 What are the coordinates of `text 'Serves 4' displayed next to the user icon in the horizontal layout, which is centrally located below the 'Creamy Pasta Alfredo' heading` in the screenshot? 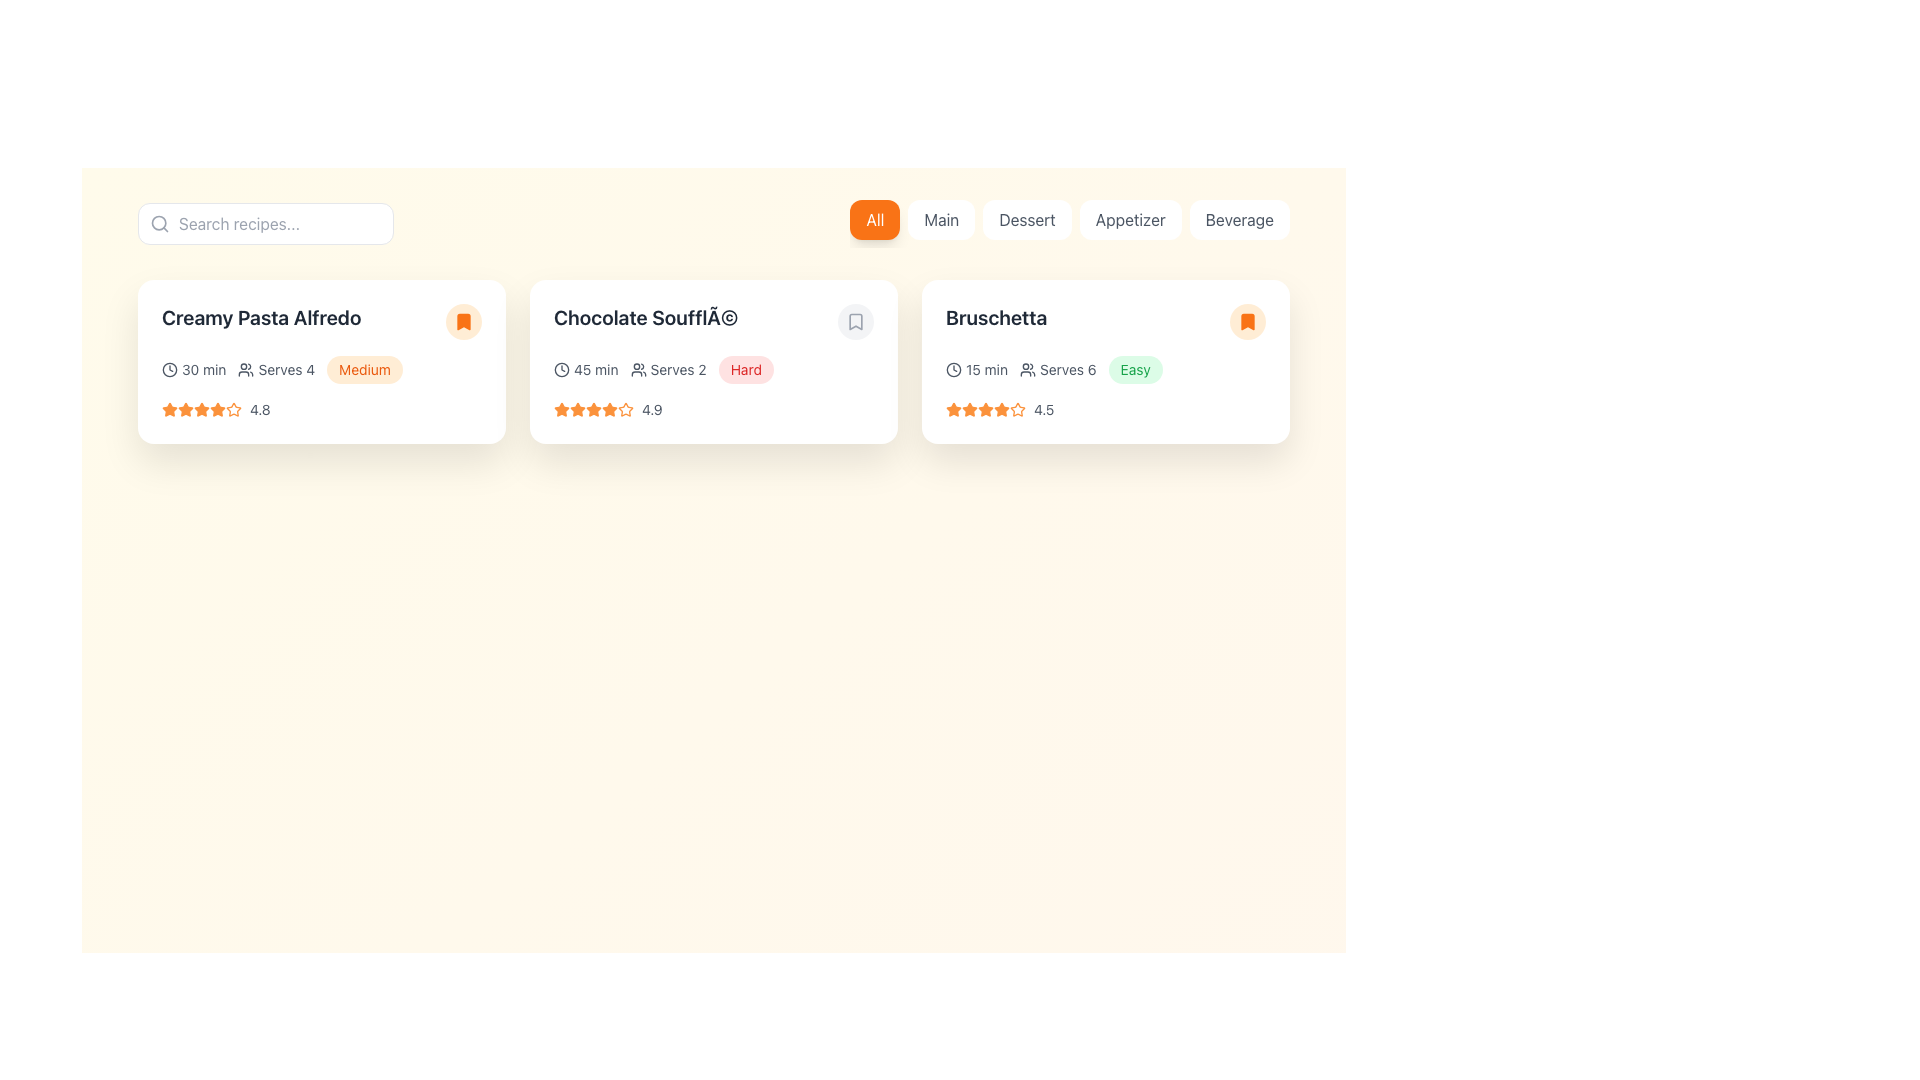 It's located at (275, 370).